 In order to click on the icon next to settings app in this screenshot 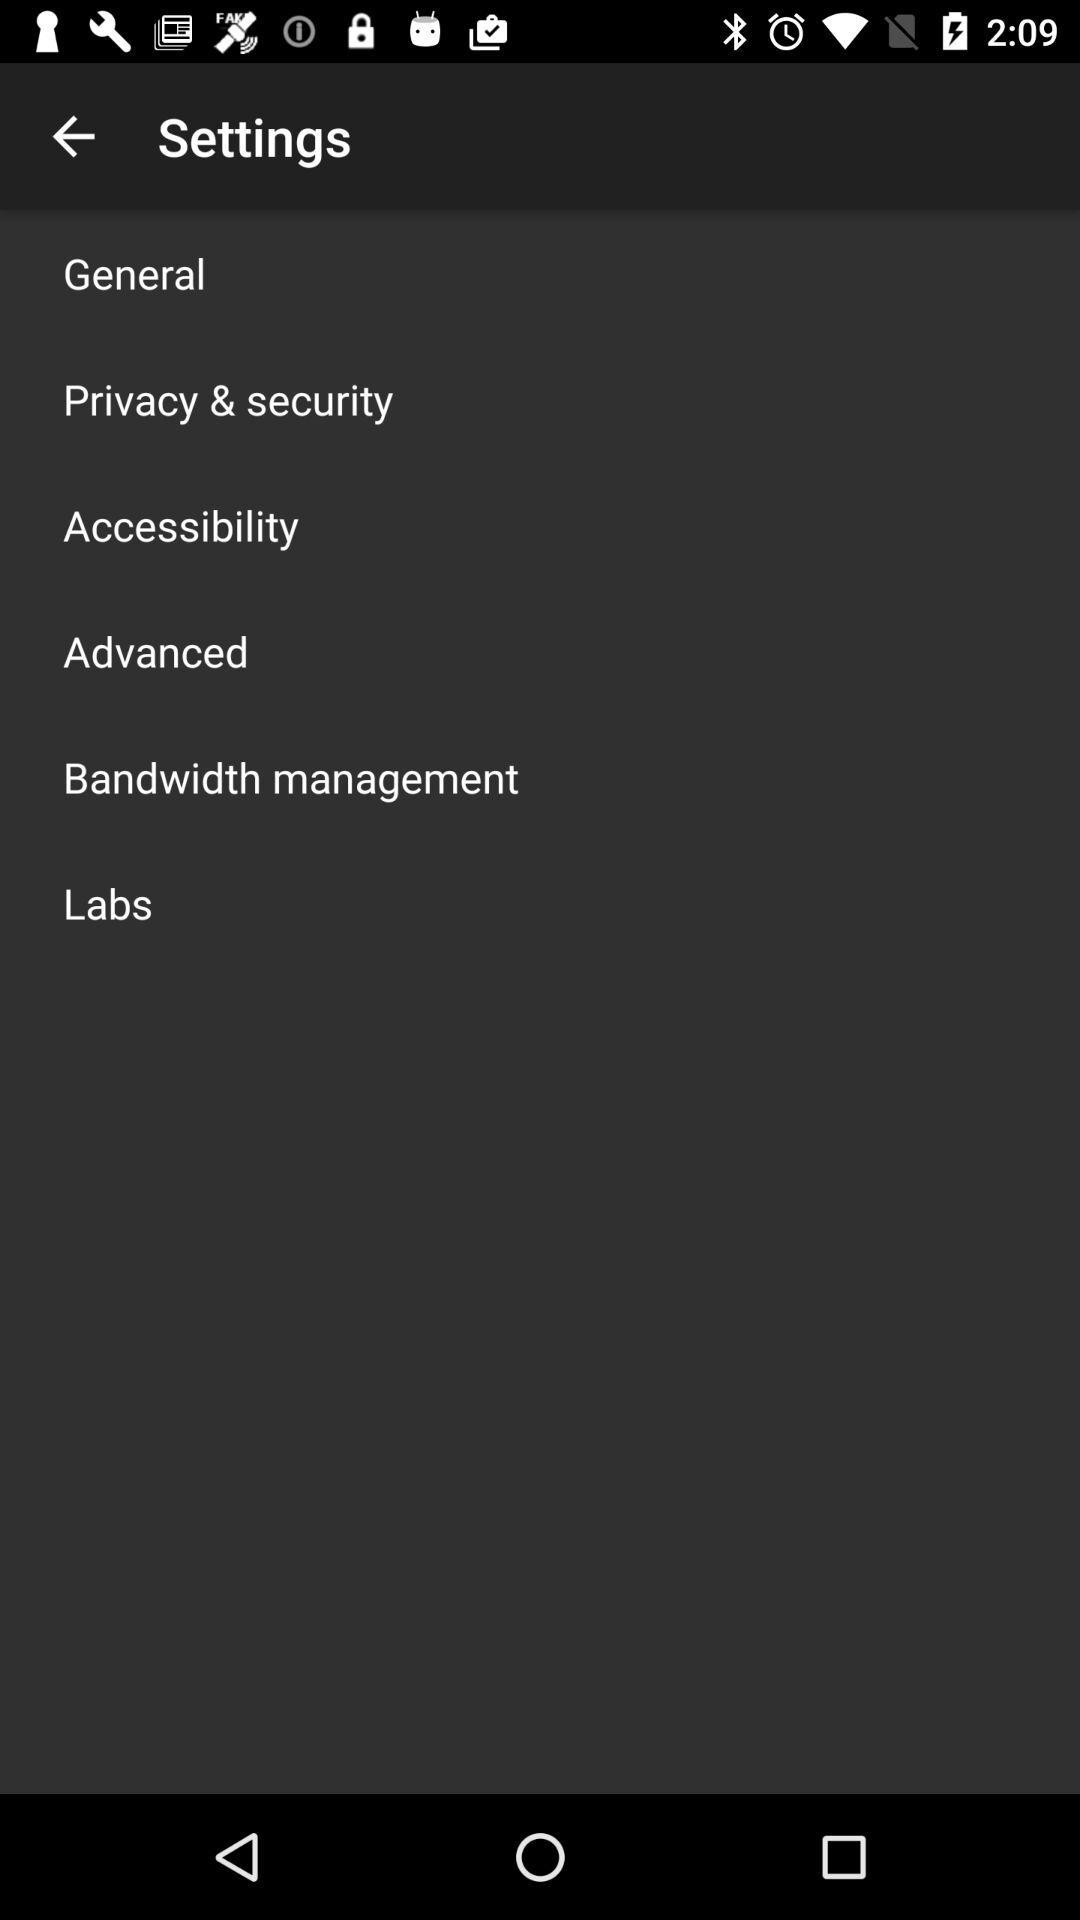, I will do `click(72, 135)`.